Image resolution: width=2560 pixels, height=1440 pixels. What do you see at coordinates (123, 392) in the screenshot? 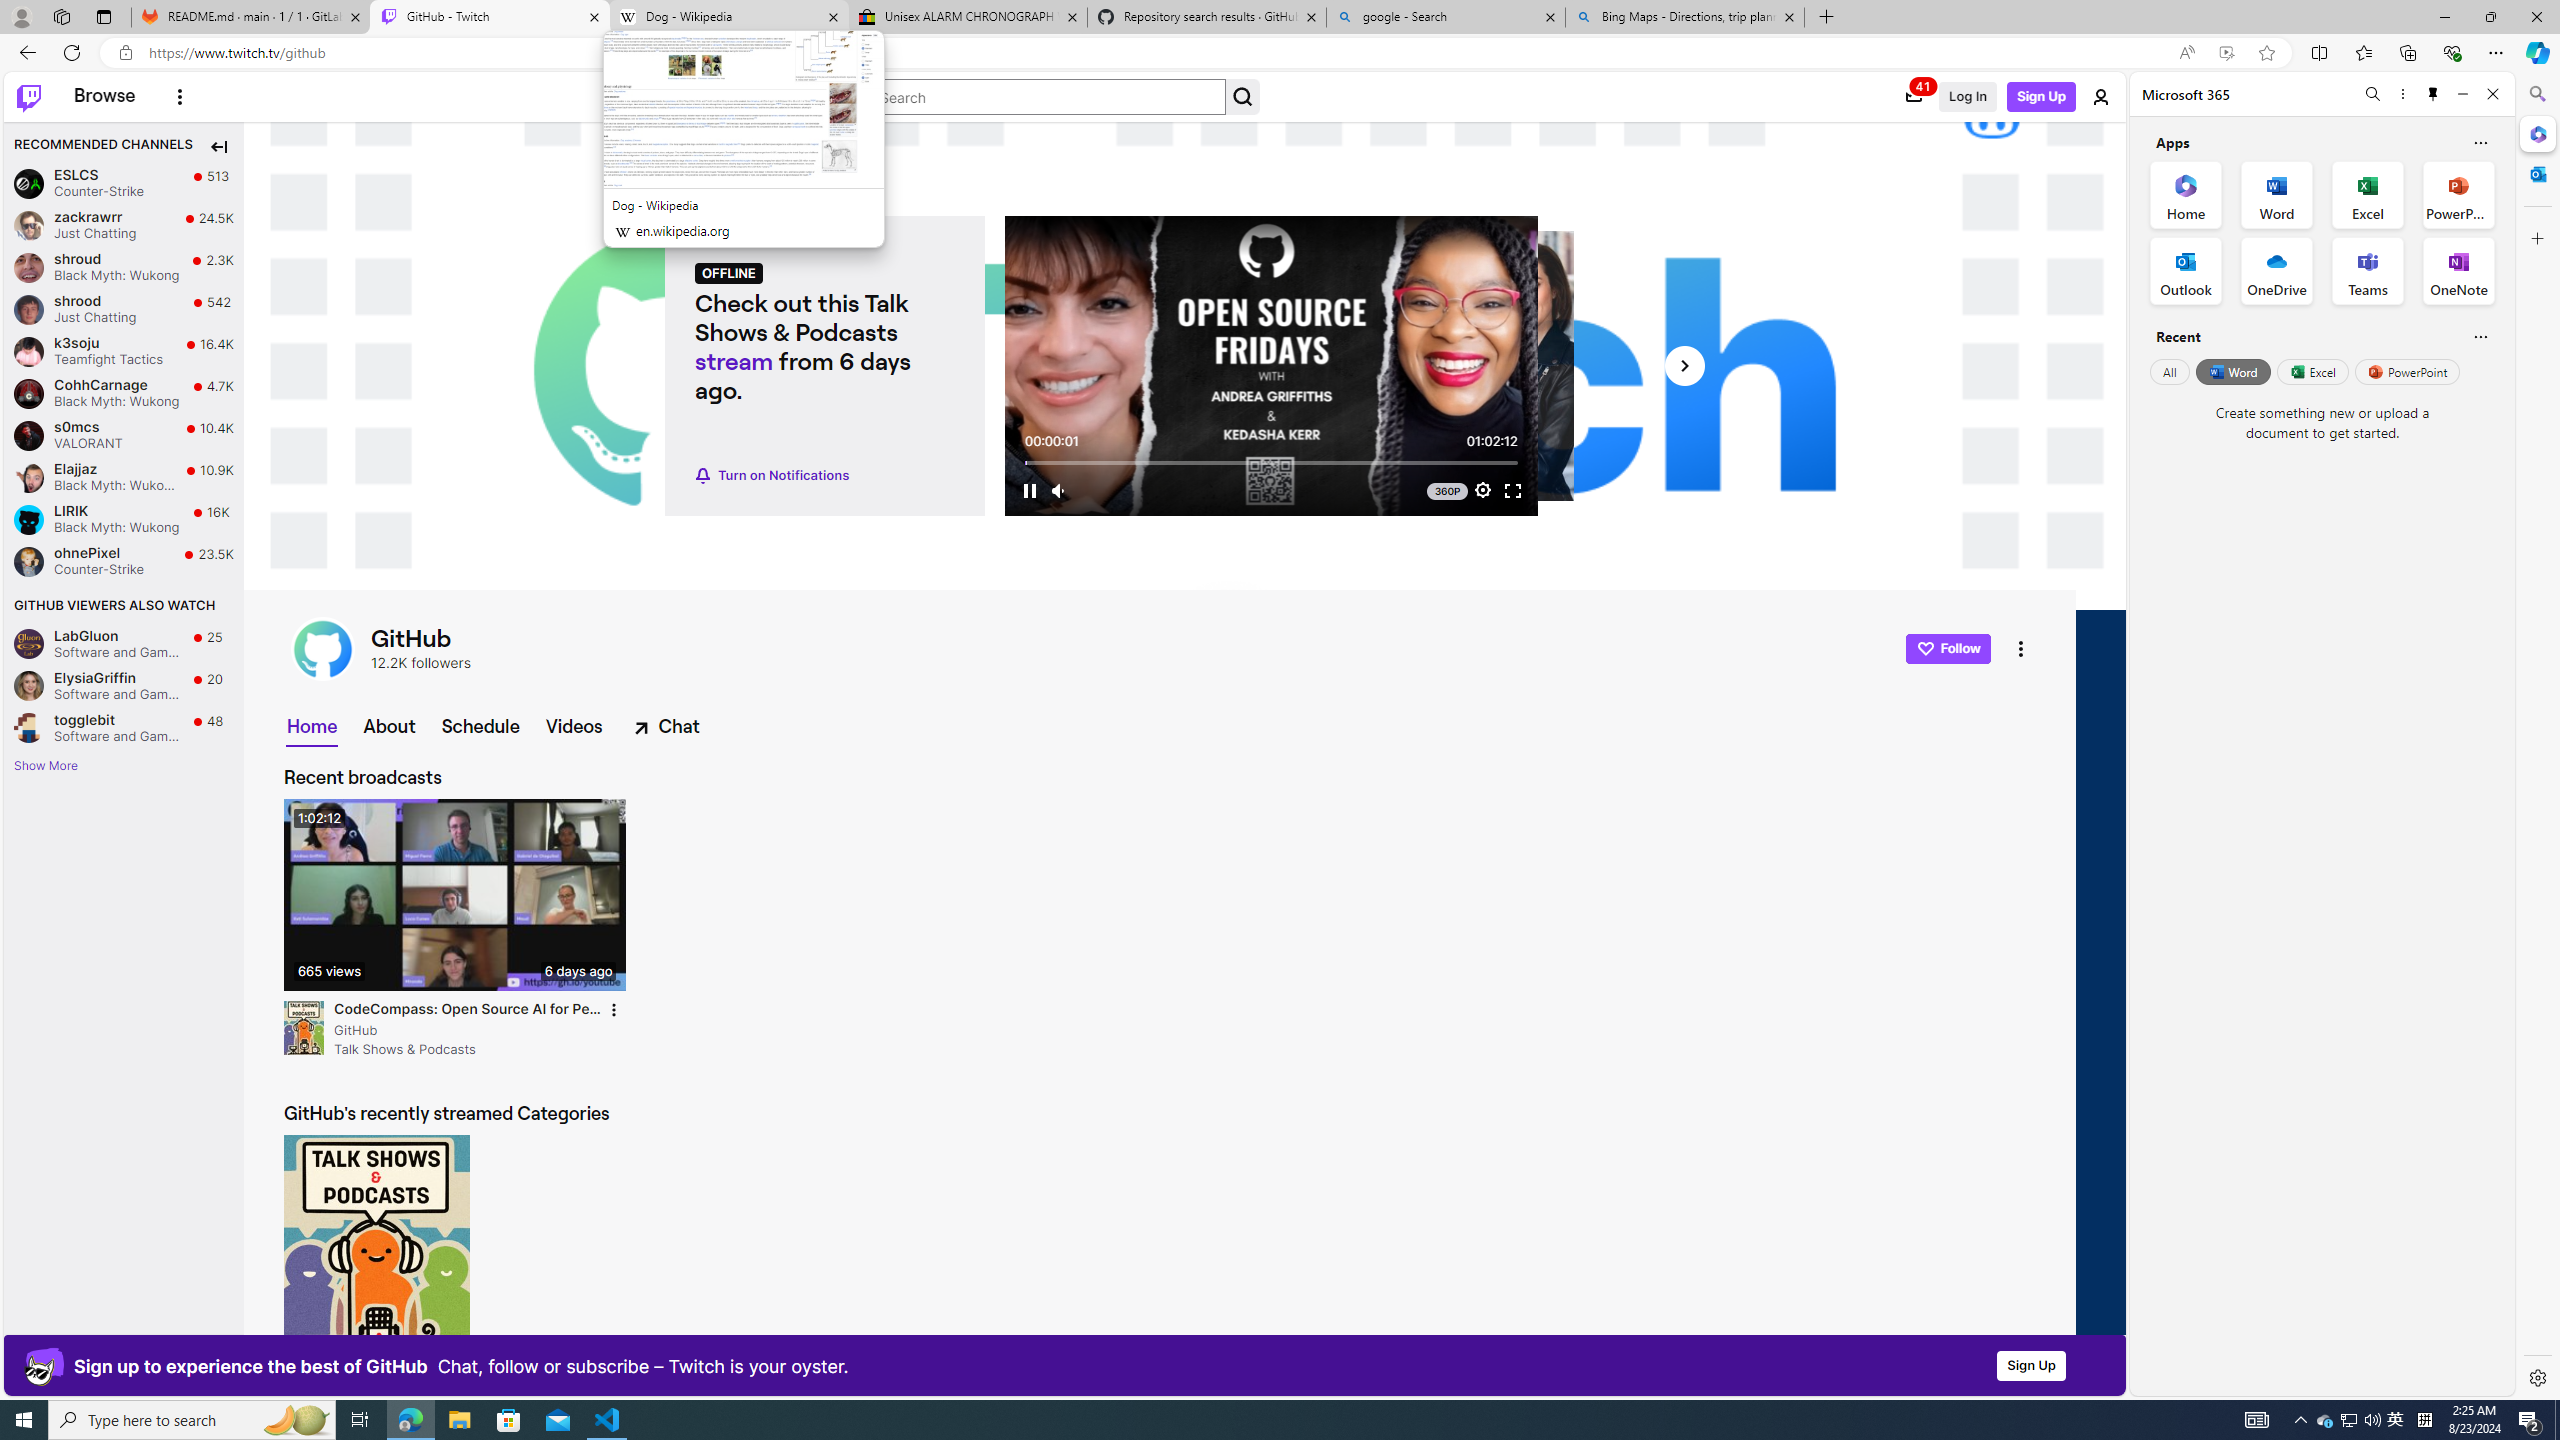
I see `'CohhCarnage CohhCarnage Black Myth: Wukong Live 4.7K viewers'` at bounding box center [123, 392].